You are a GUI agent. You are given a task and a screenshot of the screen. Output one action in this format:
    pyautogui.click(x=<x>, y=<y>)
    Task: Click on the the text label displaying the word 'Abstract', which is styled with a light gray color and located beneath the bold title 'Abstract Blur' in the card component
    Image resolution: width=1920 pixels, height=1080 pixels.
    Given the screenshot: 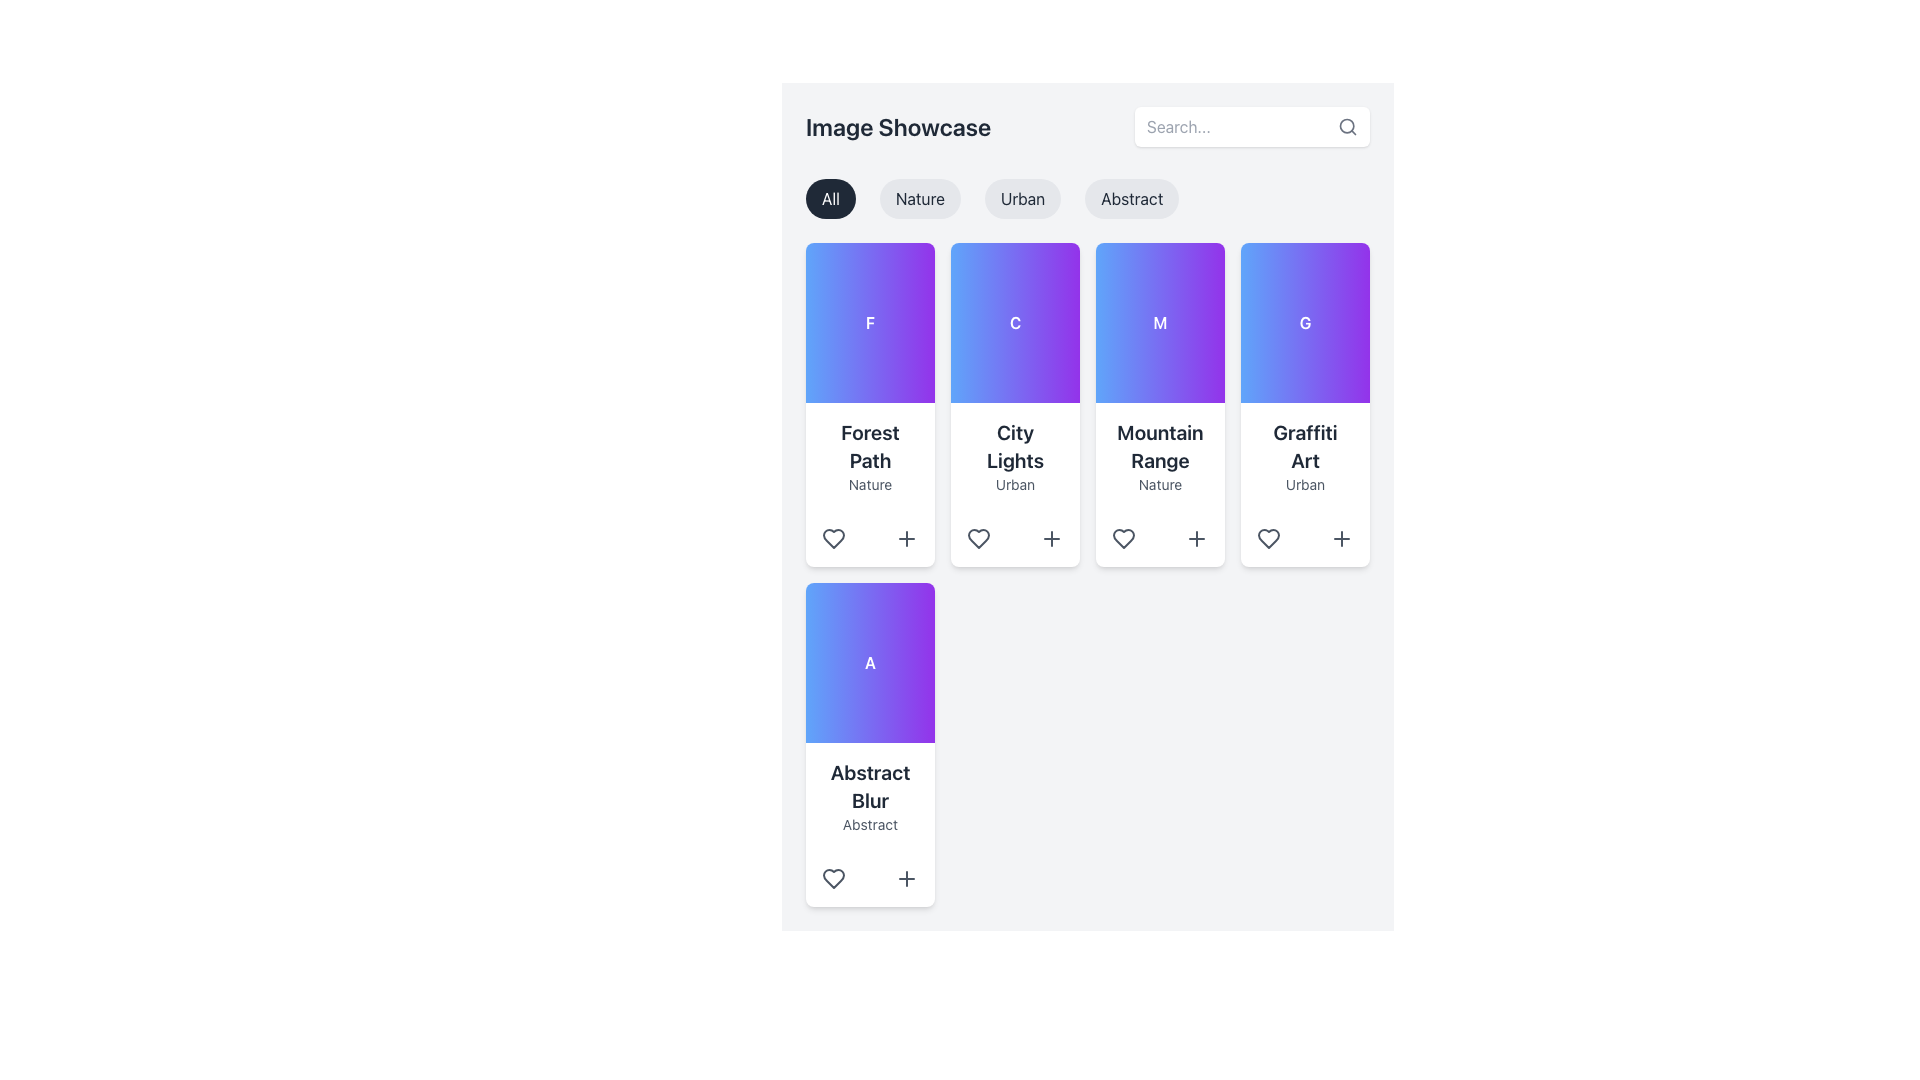 What is the action you would take?
    pyautogui.click(x=870, y=825)
    